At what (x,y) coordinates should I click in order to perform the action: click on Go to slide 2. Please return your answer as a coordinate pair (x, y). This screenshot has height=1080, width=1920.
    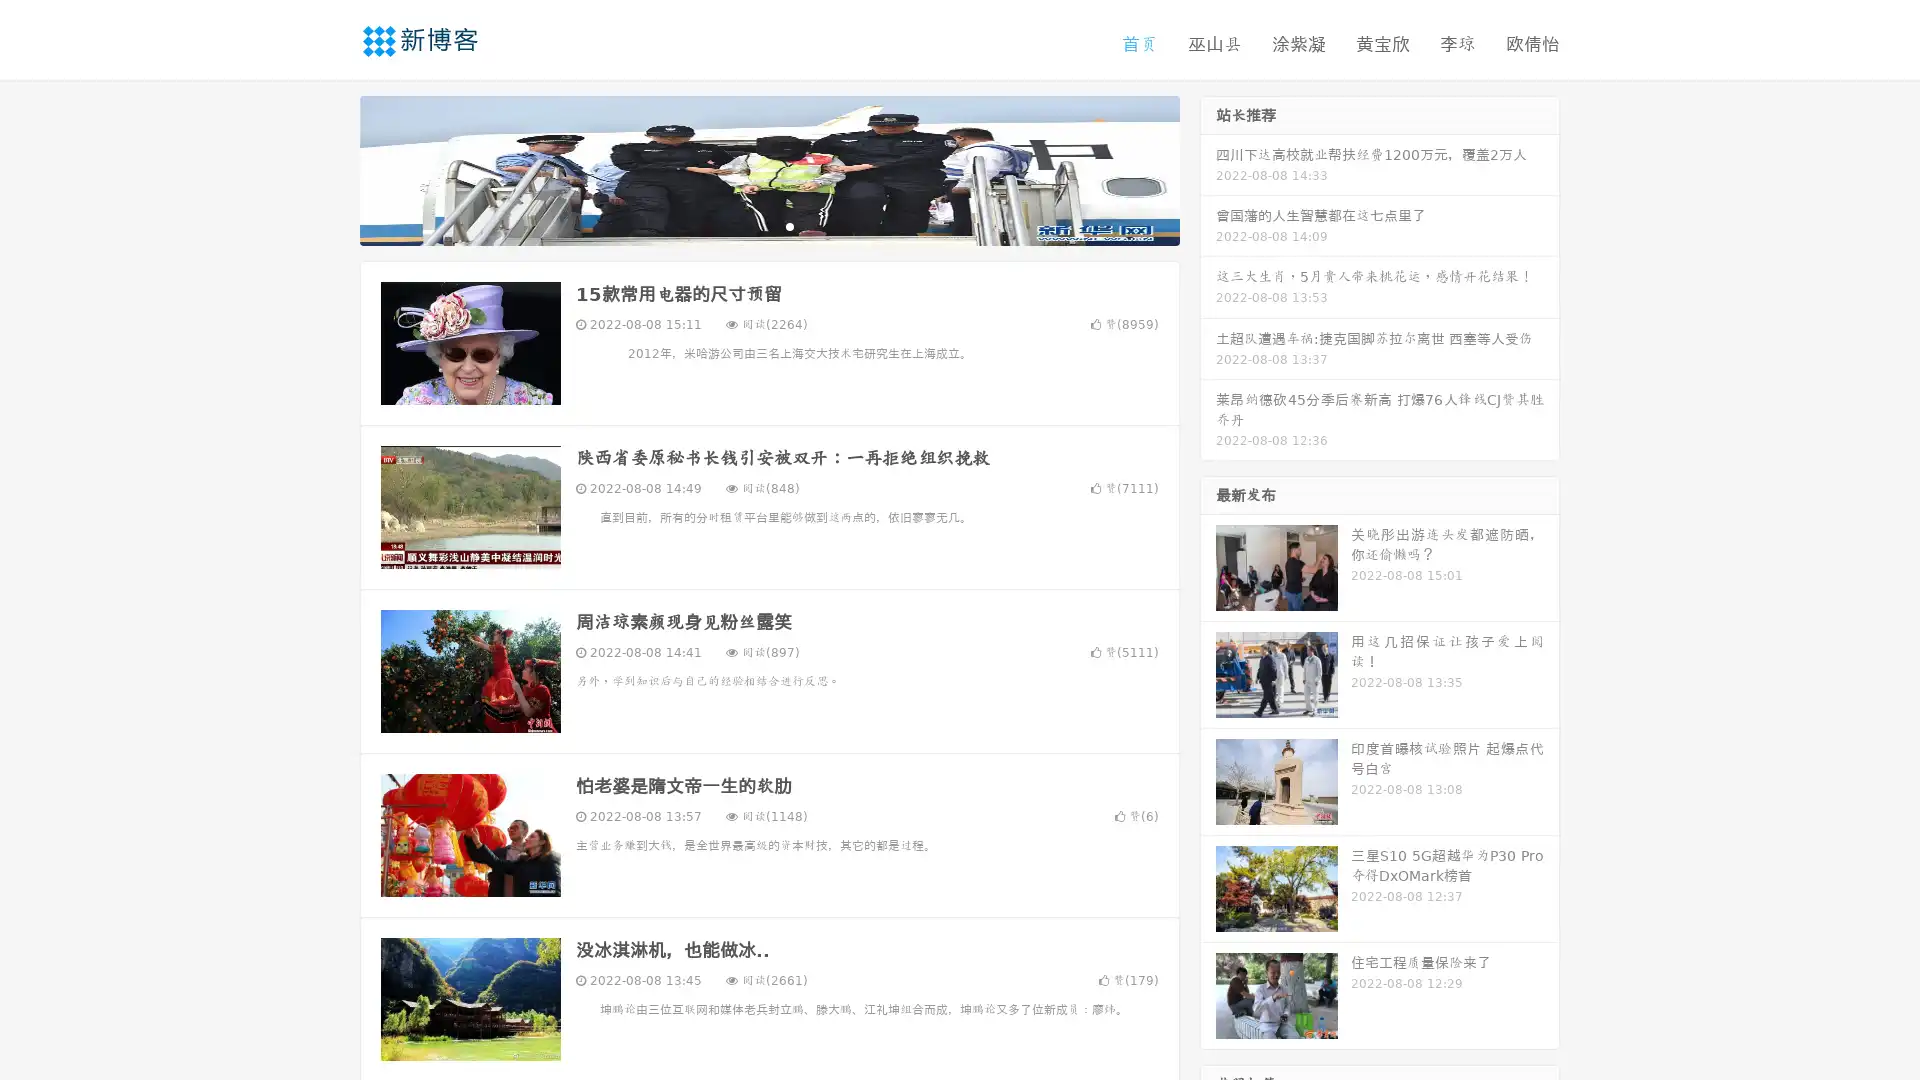
    Looking at the image, I should click on (768, 225).